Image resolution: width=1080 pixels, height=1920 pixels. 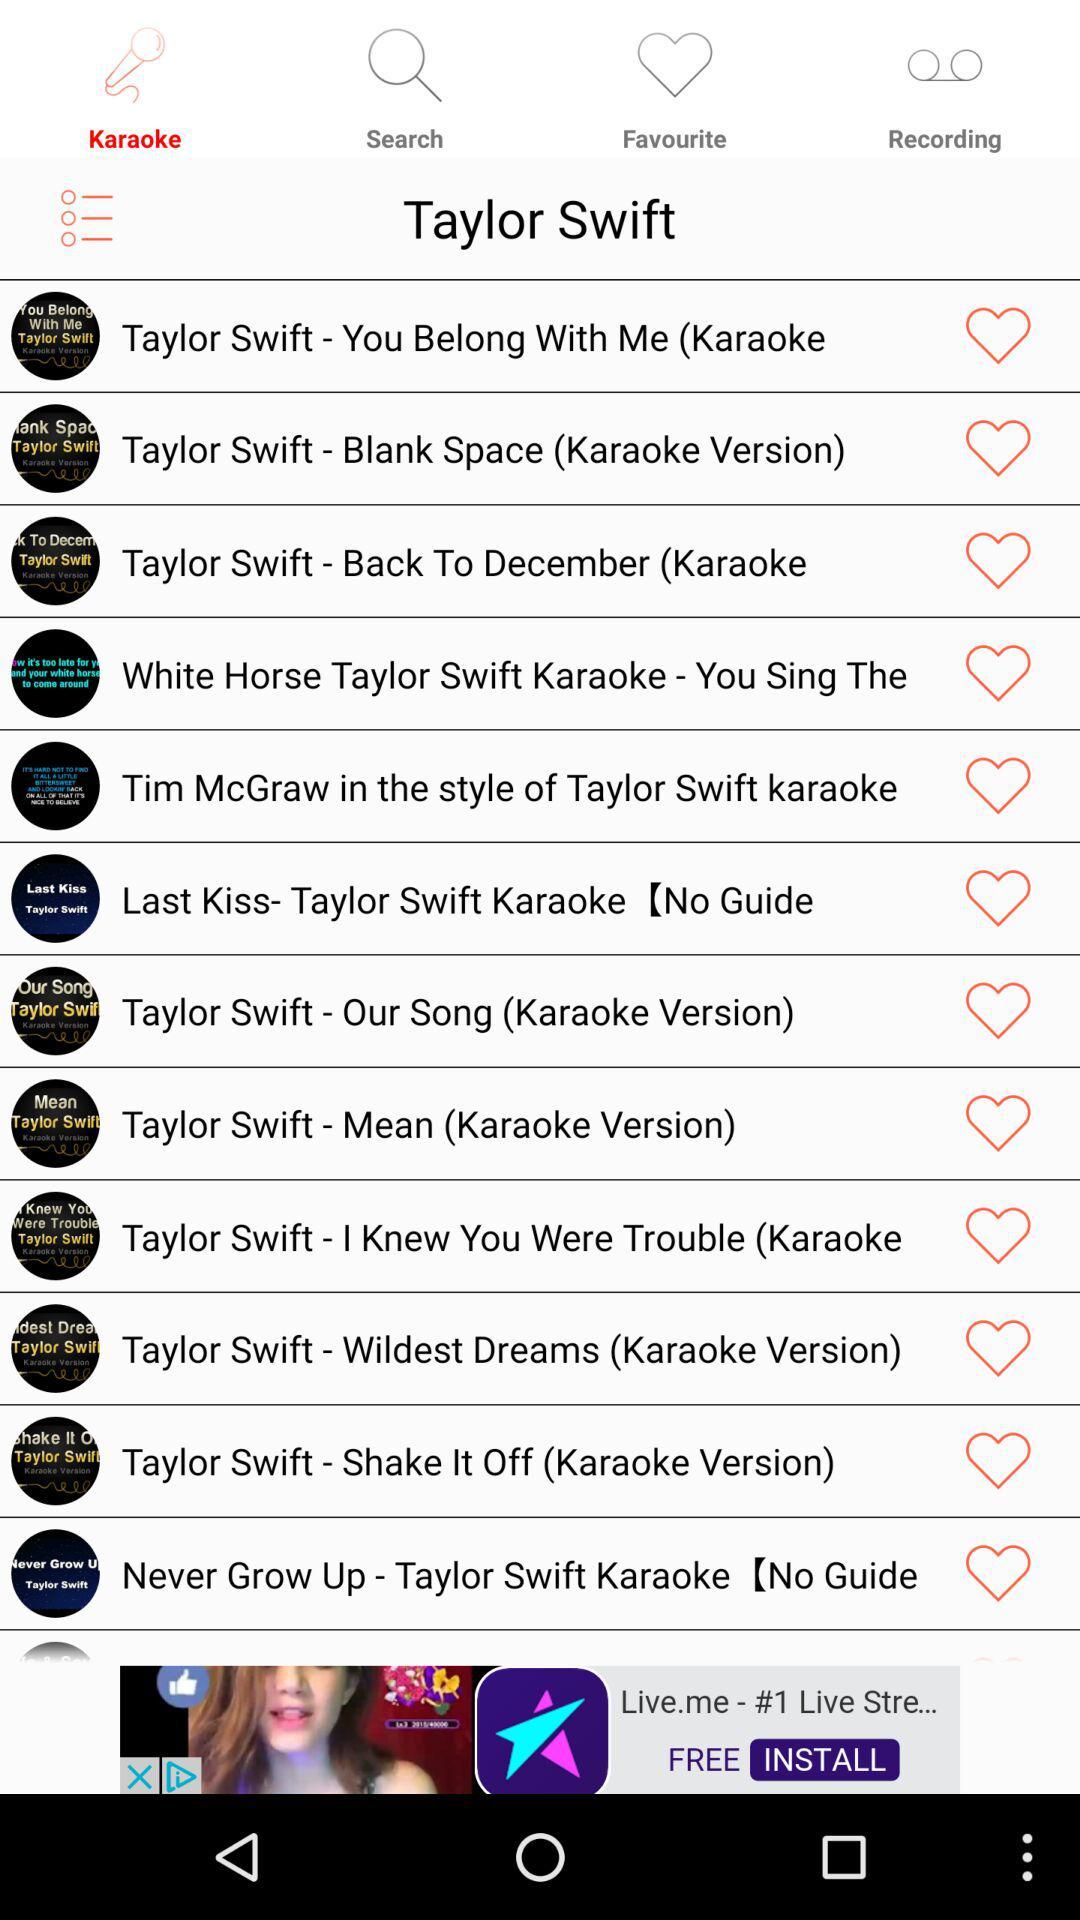 I want to click on like a music, so click(x=998, y=336).